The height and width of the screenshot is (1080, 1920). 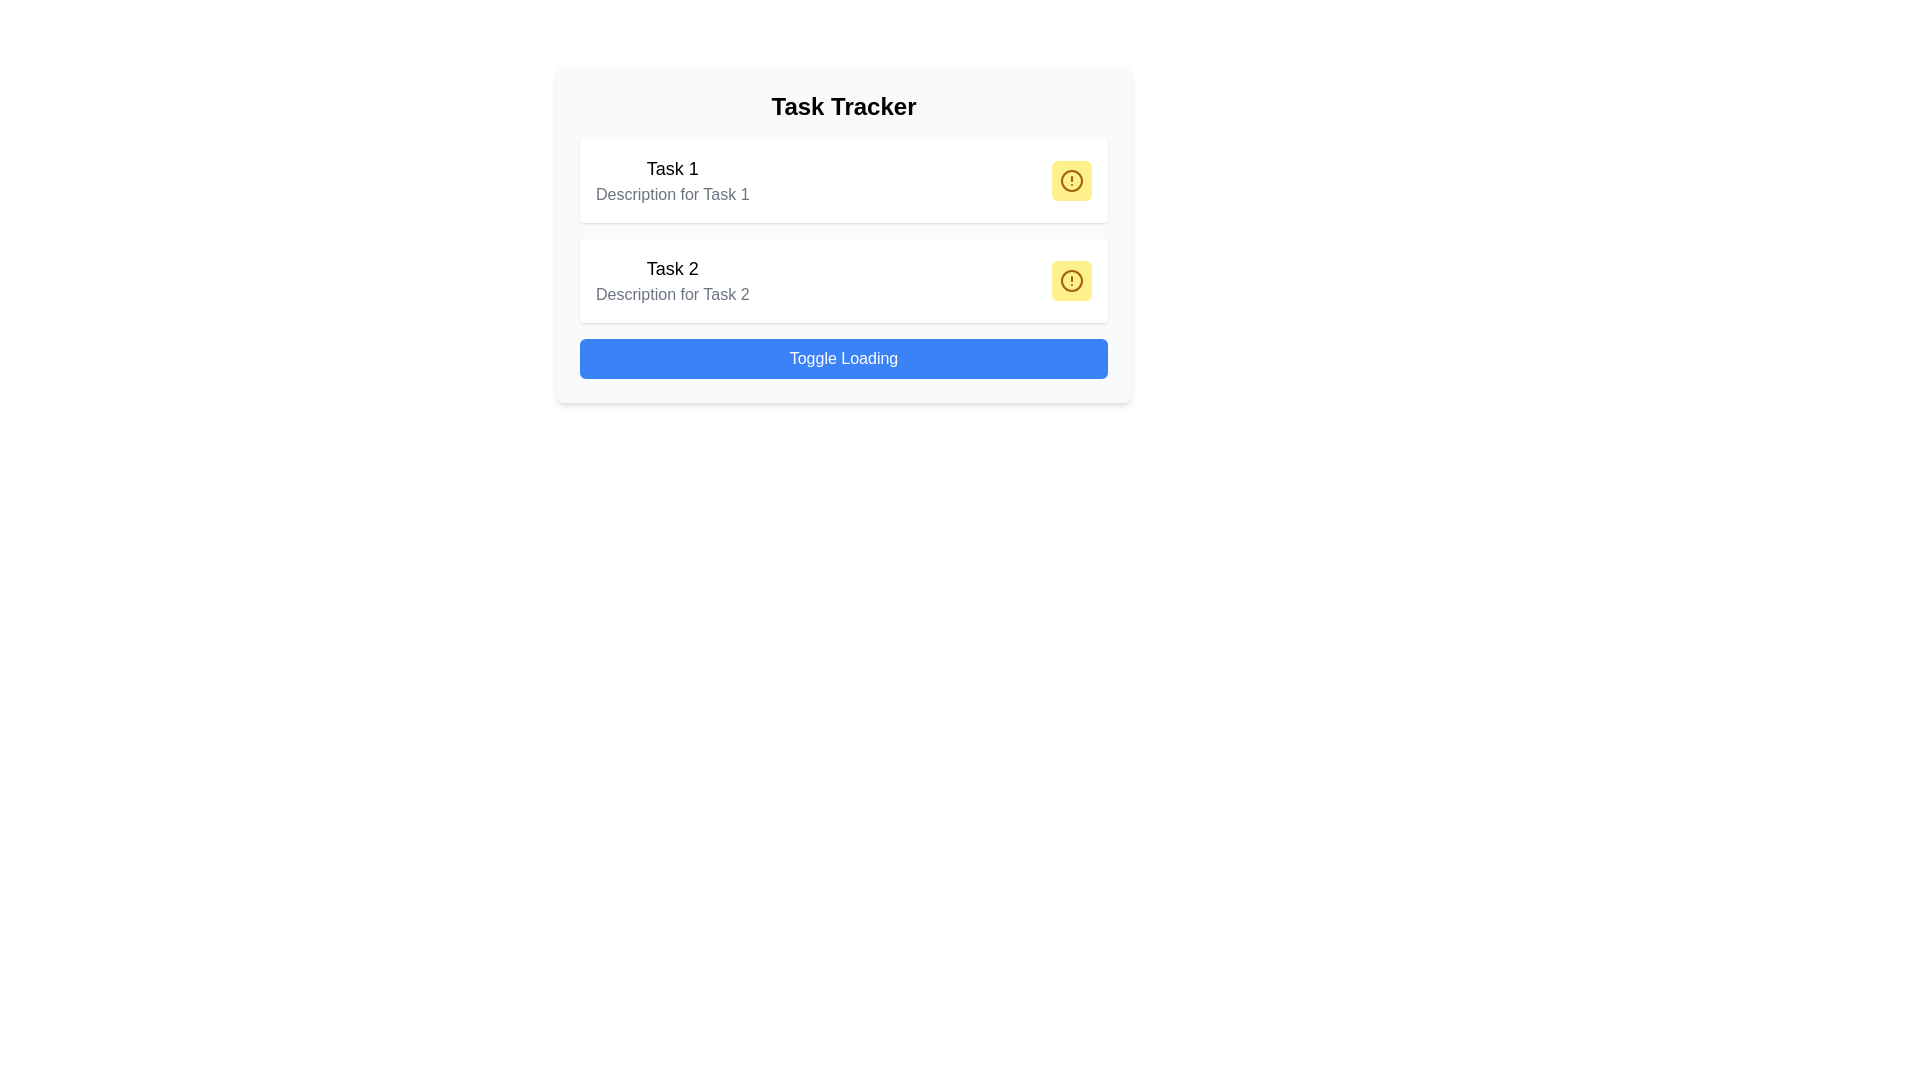 What do you see at coordinates (1070, 281) in the screenshot?
I see `the button indicating a warning or alert associated with 'Task 2'` at bounding box center [1070, 281].